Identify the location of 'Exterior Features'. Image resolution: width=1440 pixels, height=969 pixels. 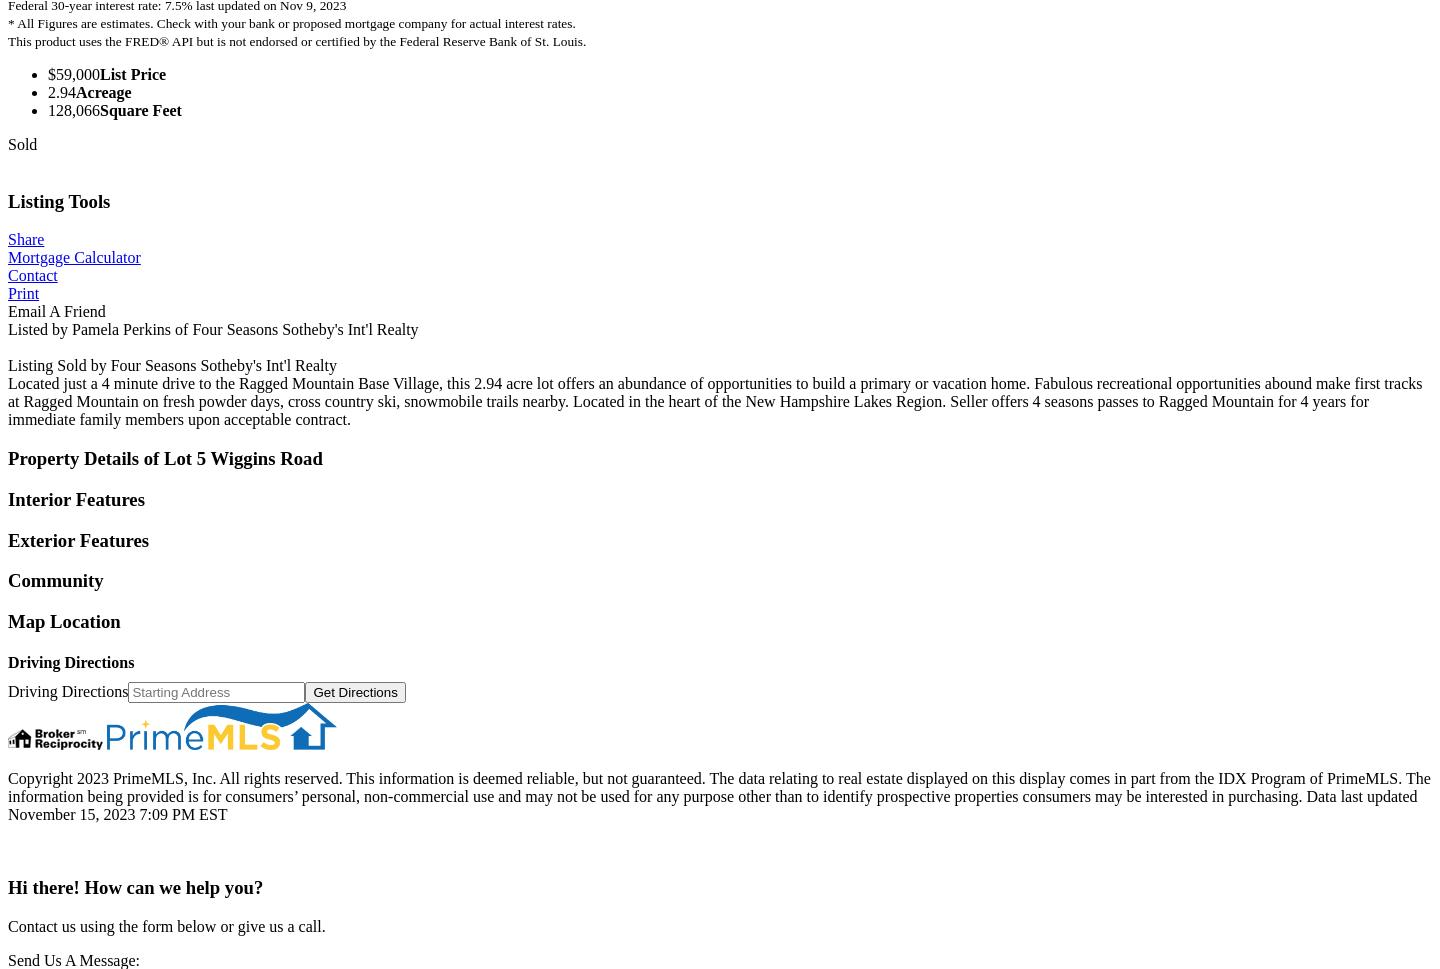
(78, 539).